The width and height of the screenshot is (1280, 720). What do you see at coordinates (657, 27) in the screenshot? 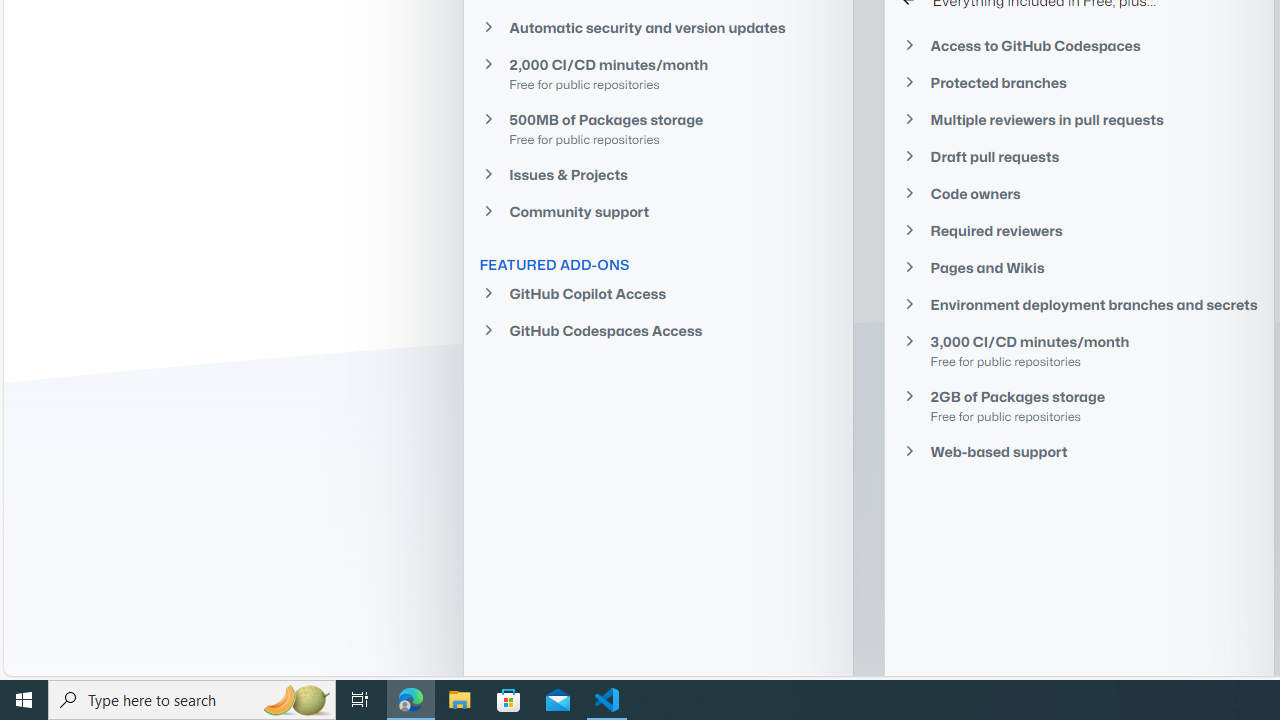
I see `'Automatic security and version updates'` at bounding box center [657, 27].